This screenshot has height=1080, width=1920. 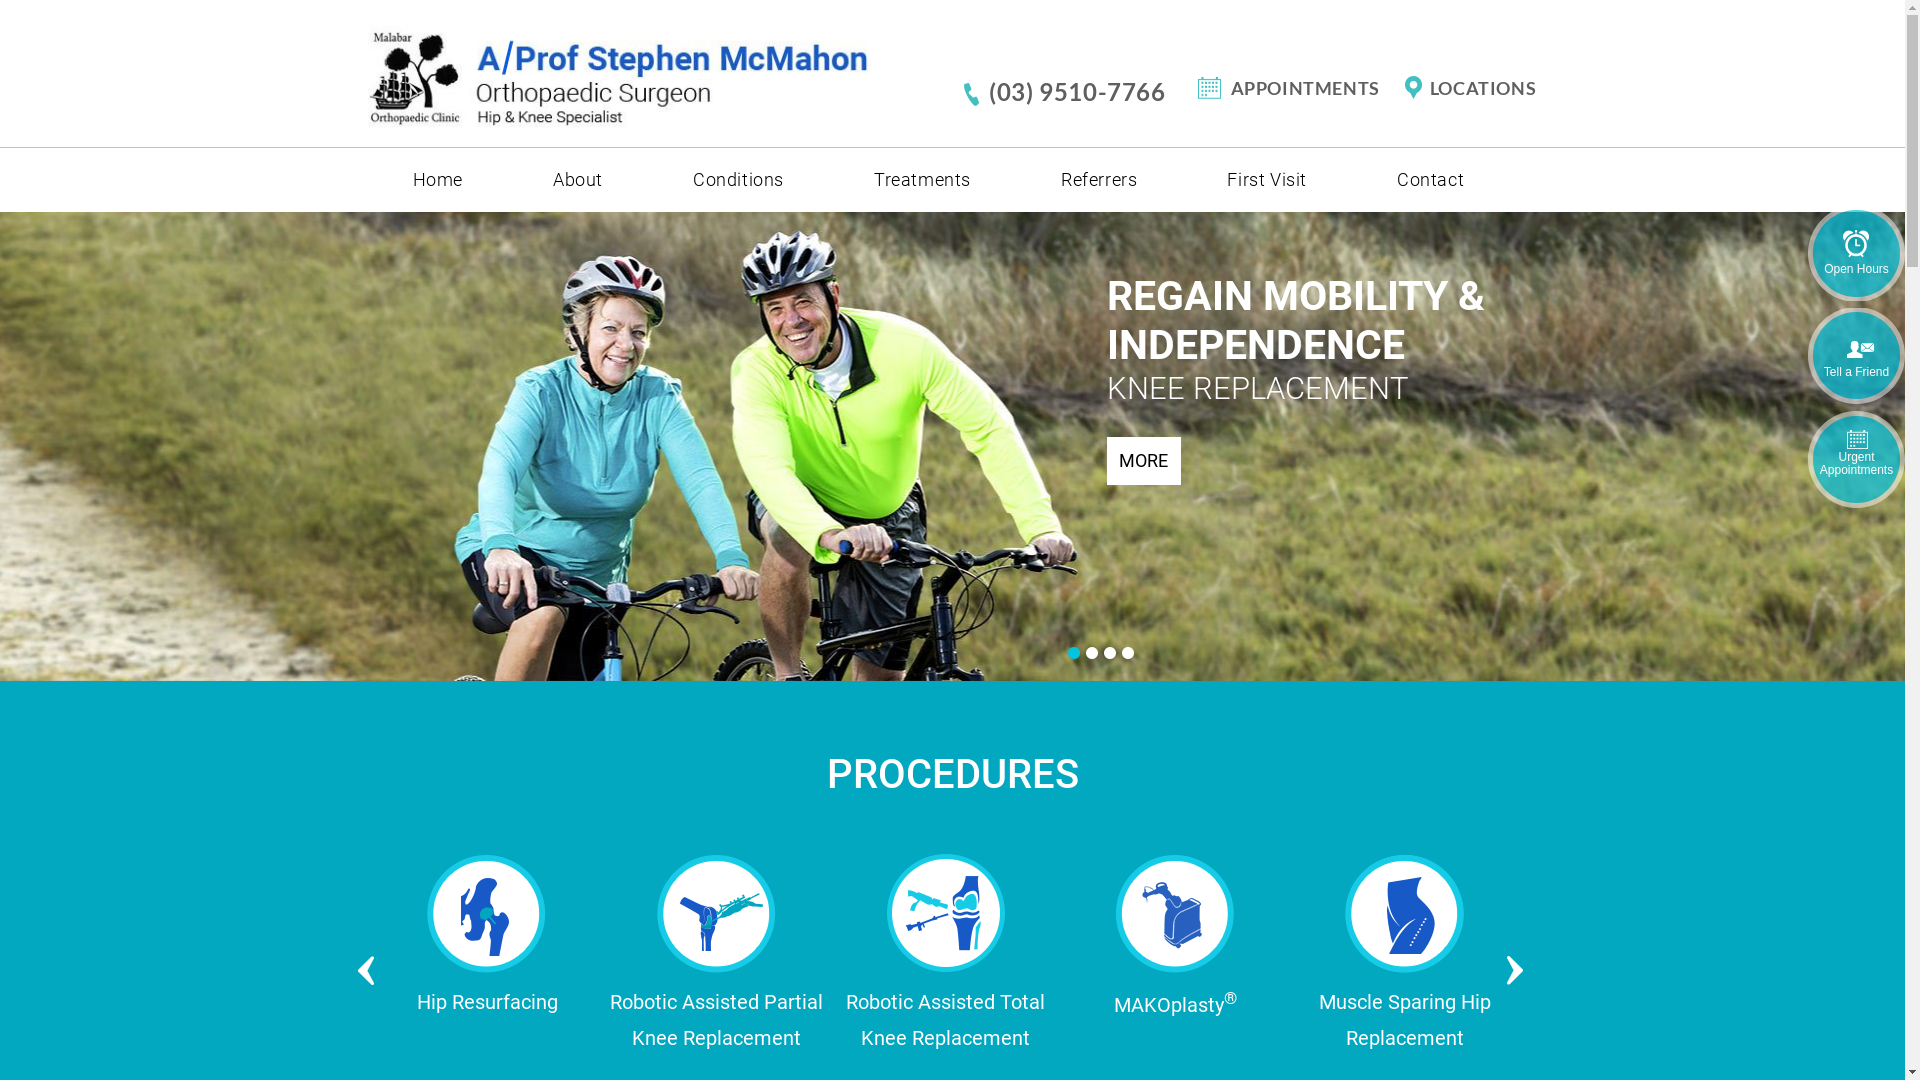 I want to click on 'APPOINTMENTS', so click(x=1297, y=87).